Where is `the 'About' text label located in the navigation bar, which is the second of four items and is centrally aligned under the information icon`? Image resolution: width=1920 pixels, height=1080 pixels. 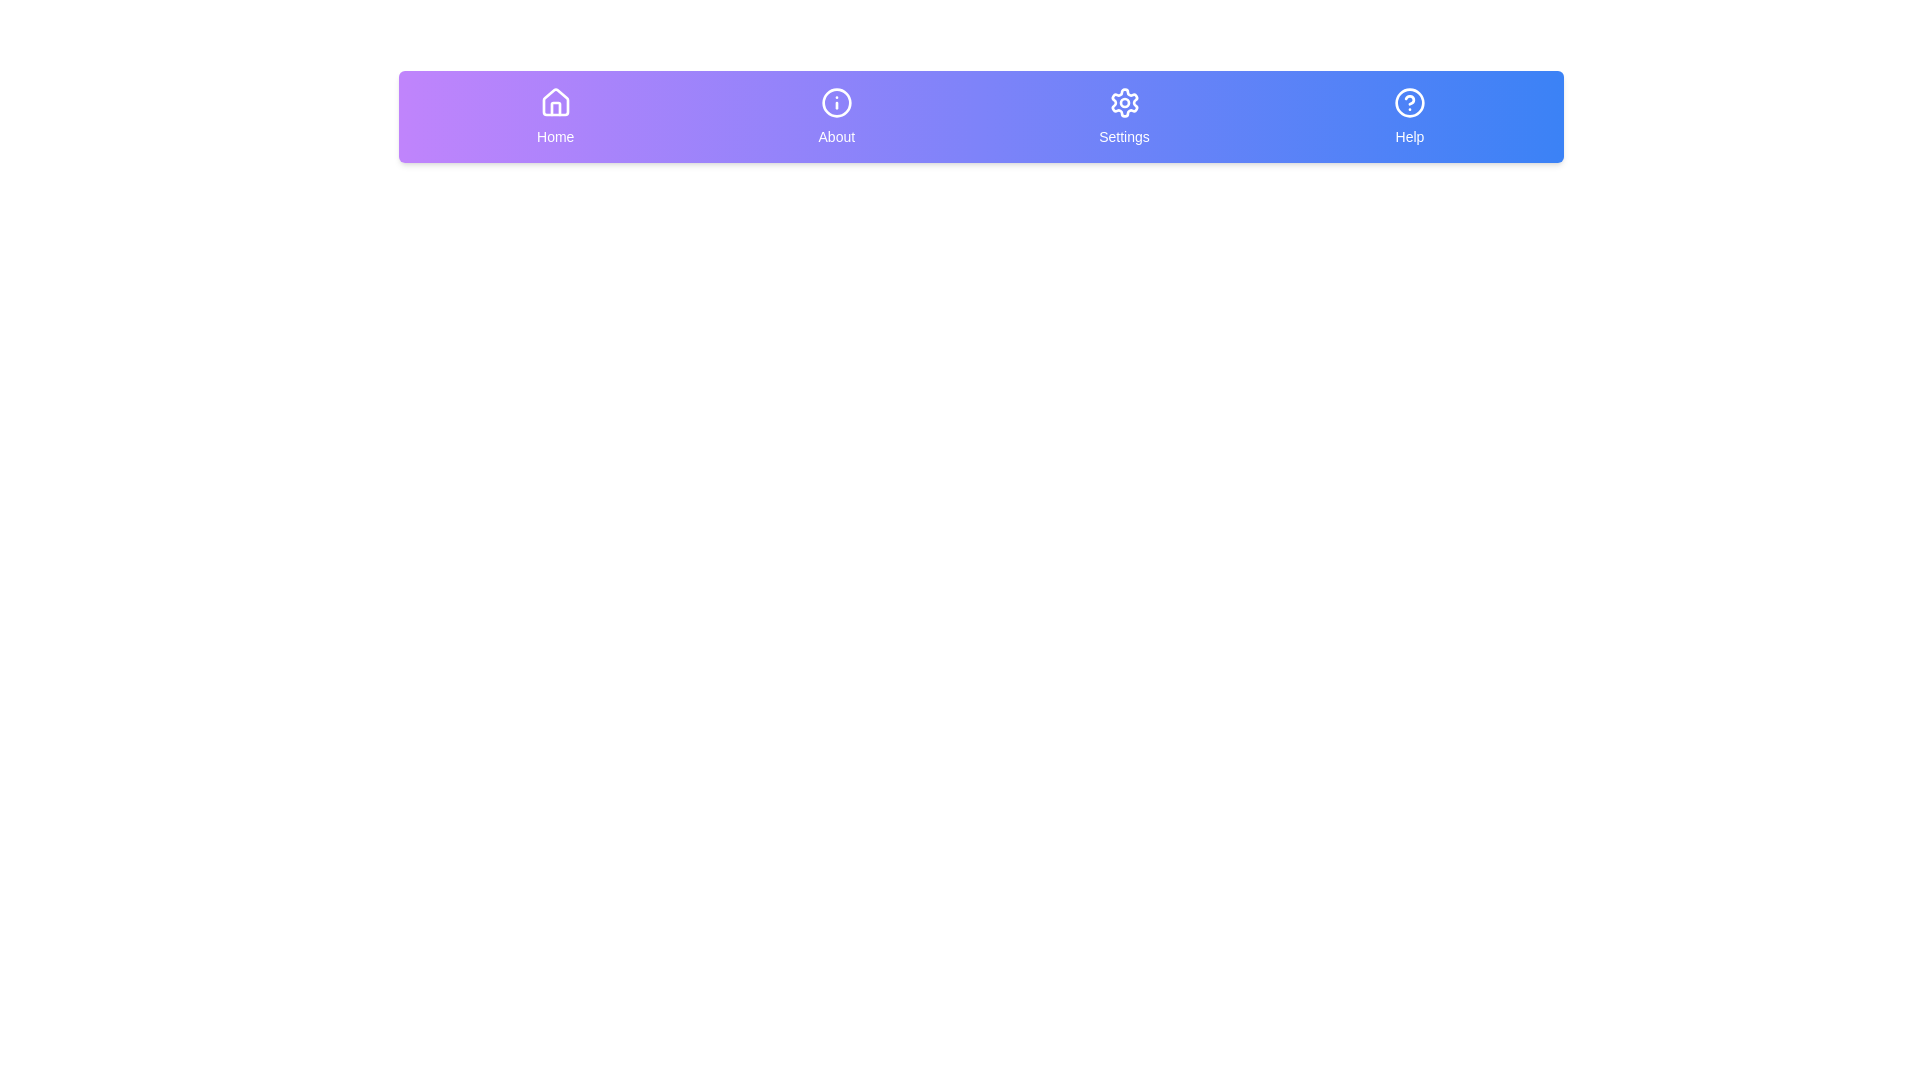 the 'About' text label located in the navigation bar, which is the second of four items and is centrally aligned under the information icon is located at coordinates (836, 136).